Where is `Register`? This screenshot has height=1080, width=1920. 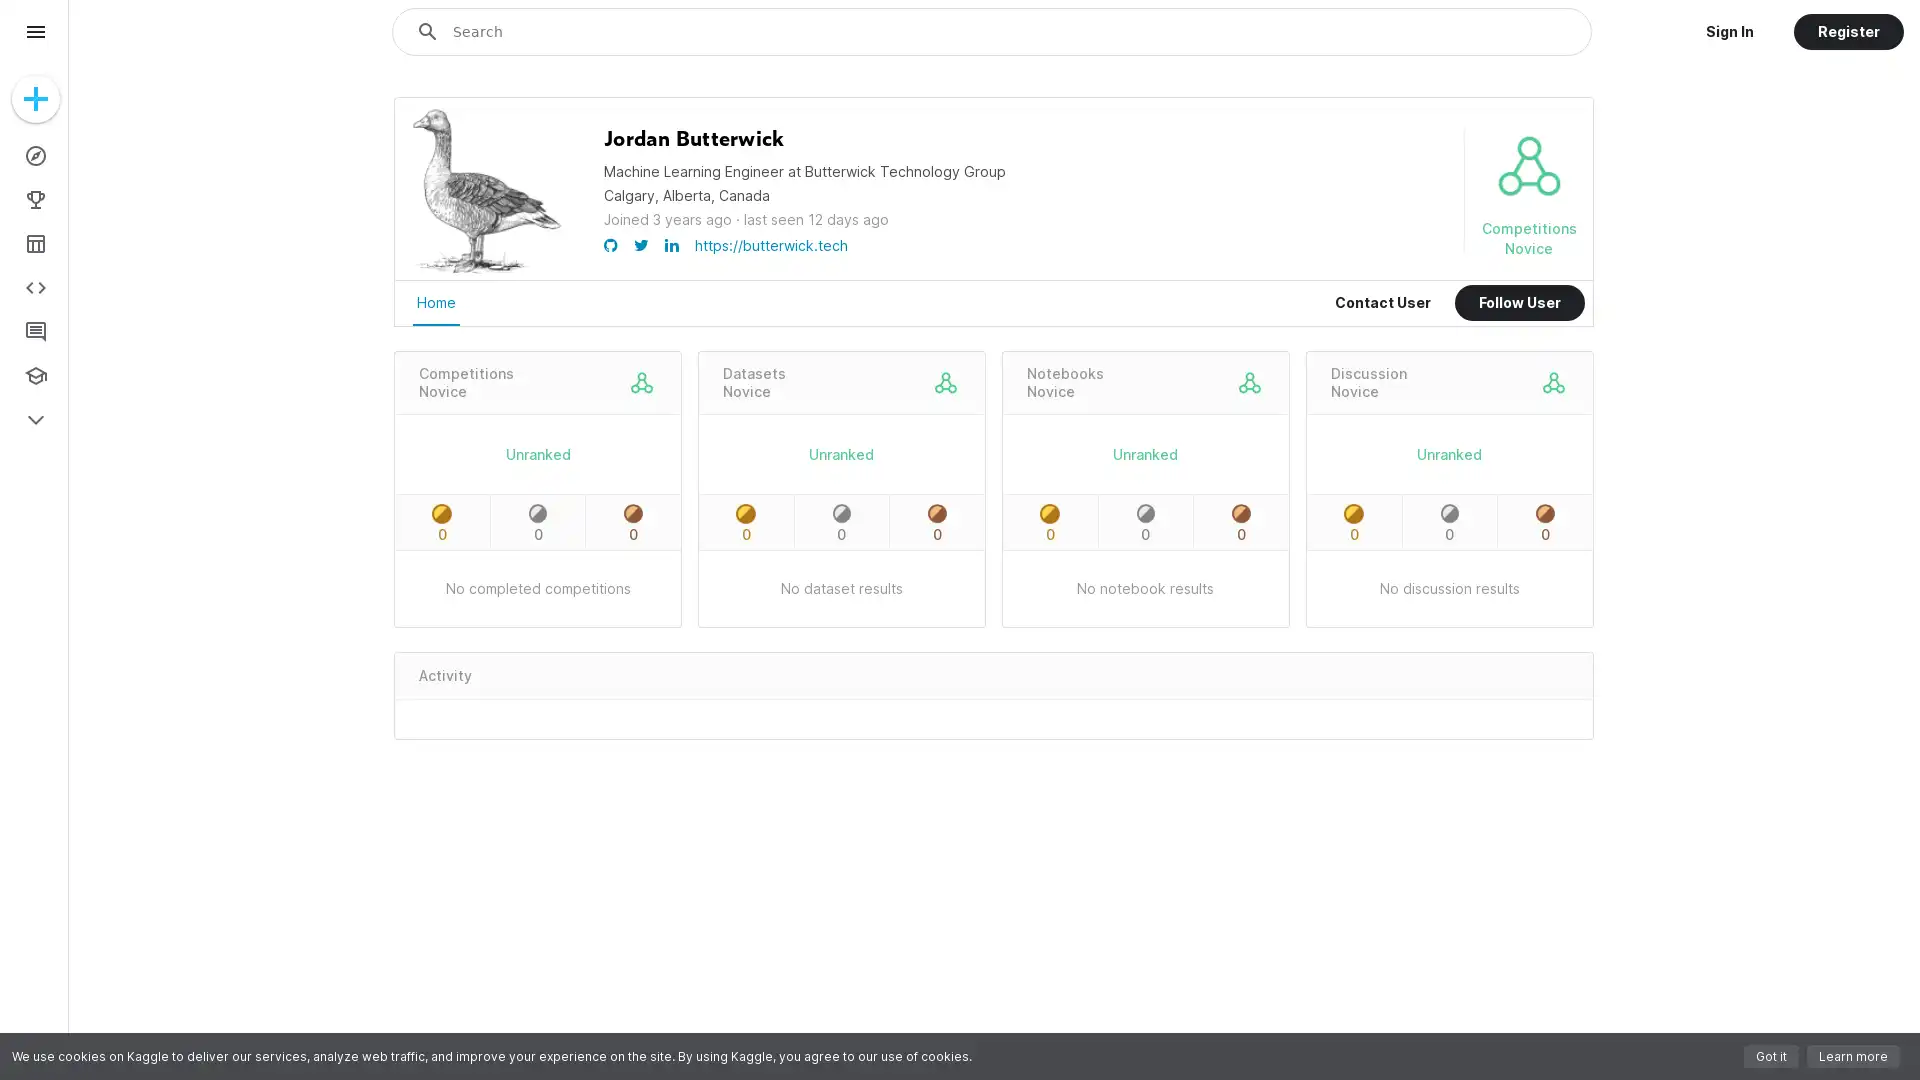
Register is located at coordinates (1847, 31).